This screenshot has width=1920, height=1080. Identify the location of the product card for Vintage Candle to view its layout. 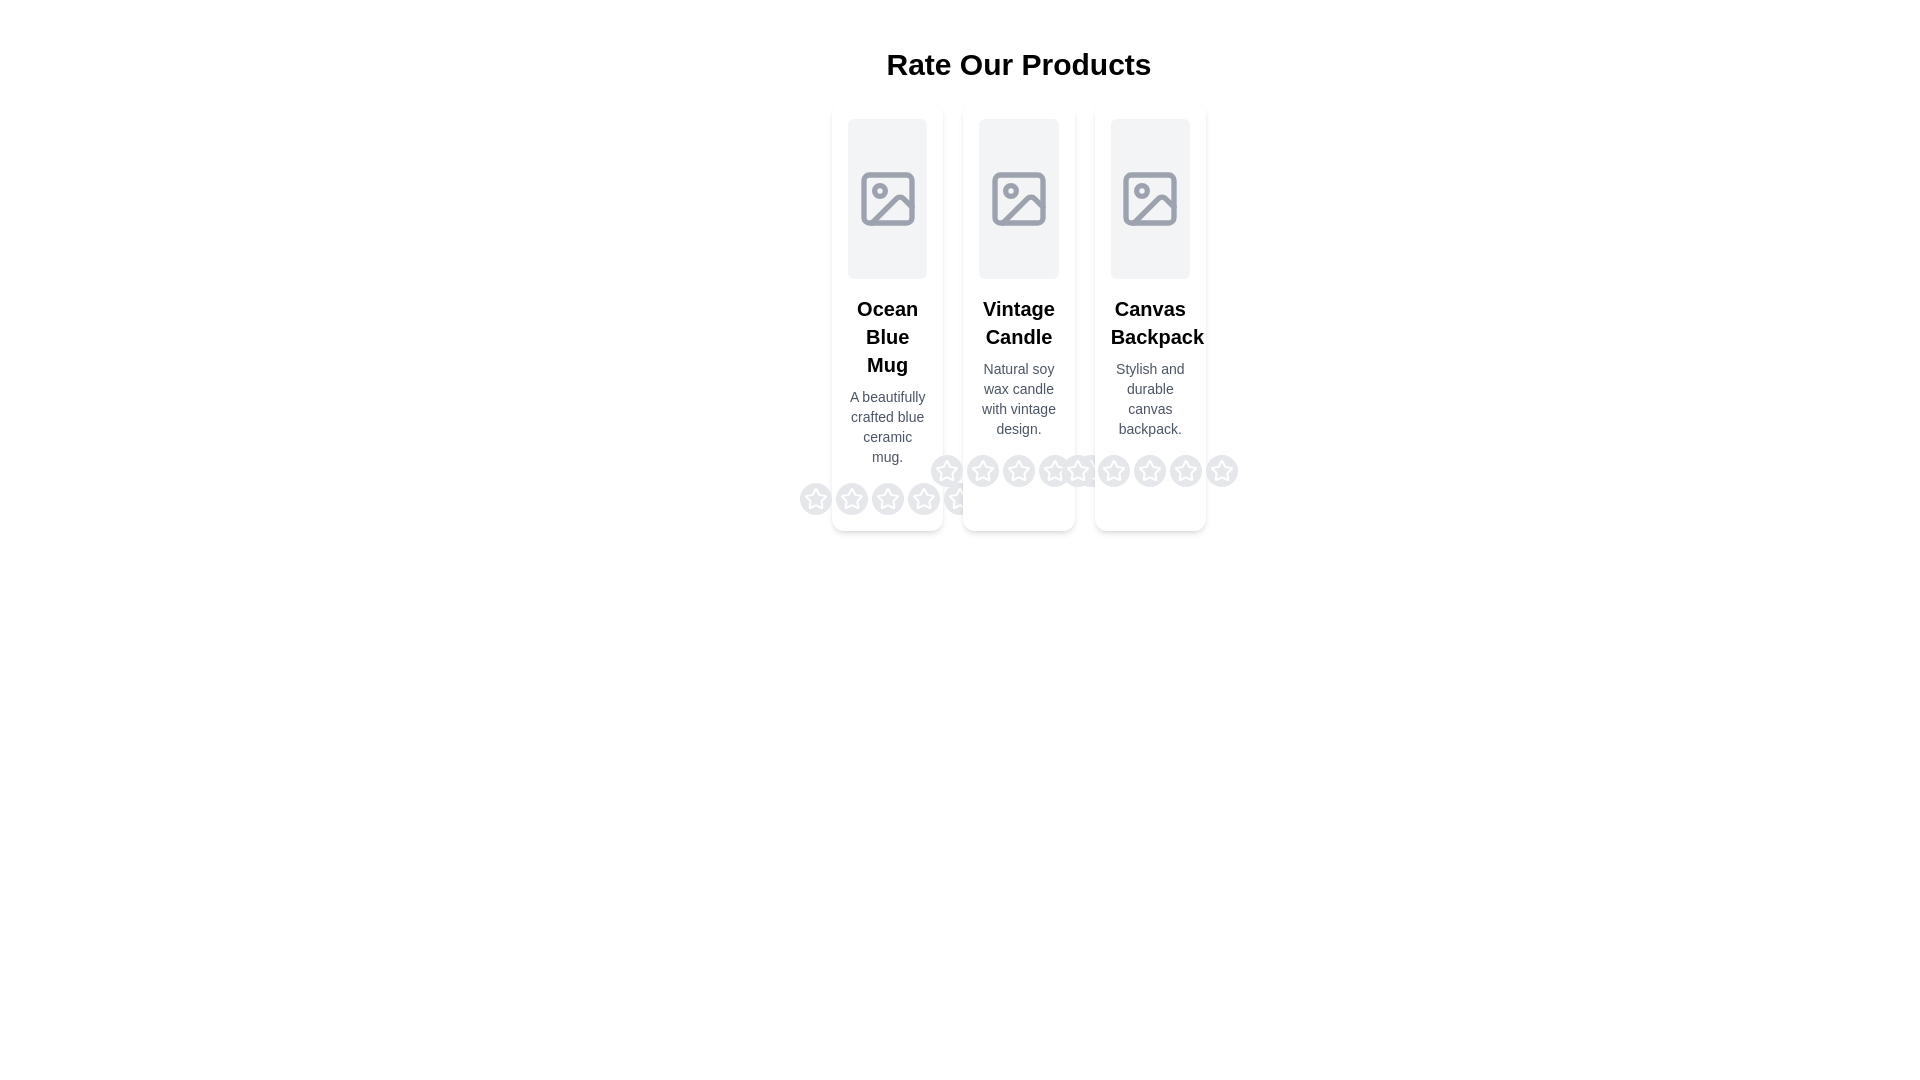
(1018, 315).